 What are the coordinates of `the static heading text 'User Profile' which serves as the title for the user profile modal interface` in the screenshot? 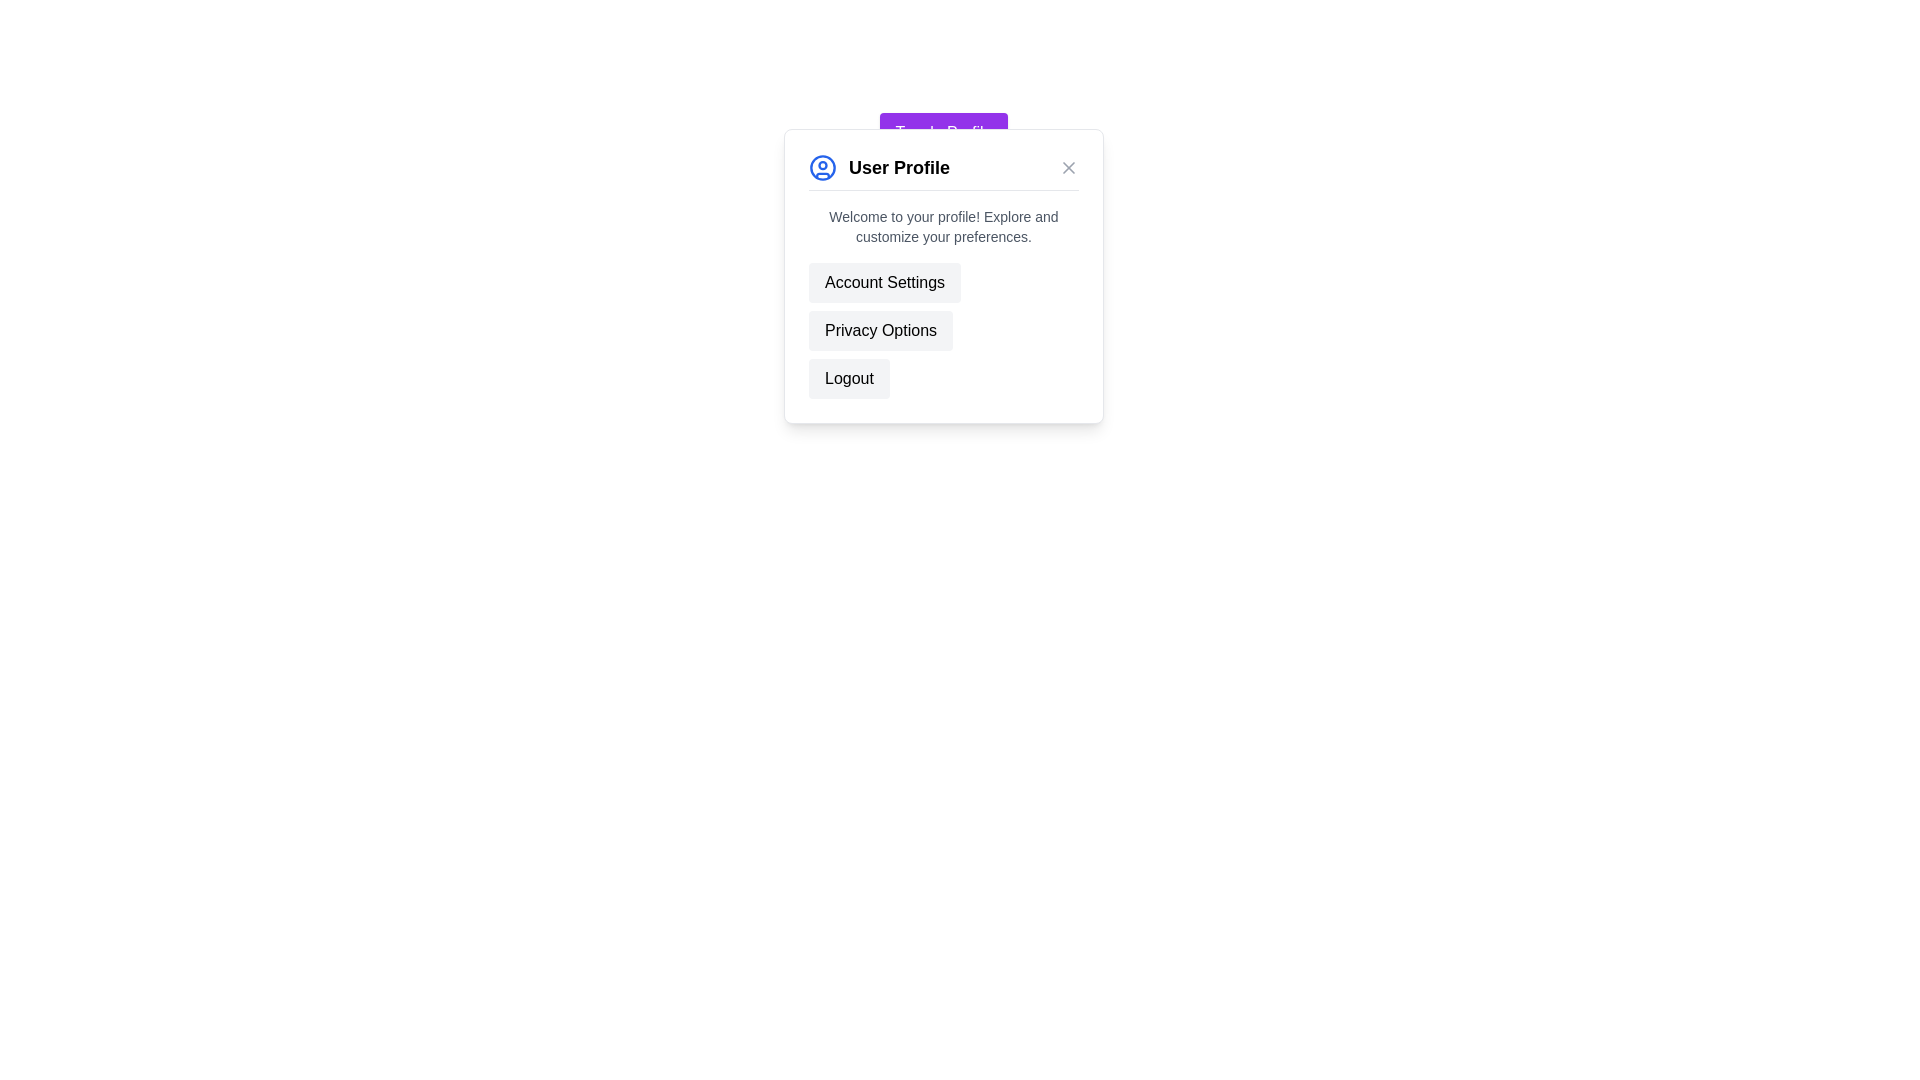 It's located at (898, 167).